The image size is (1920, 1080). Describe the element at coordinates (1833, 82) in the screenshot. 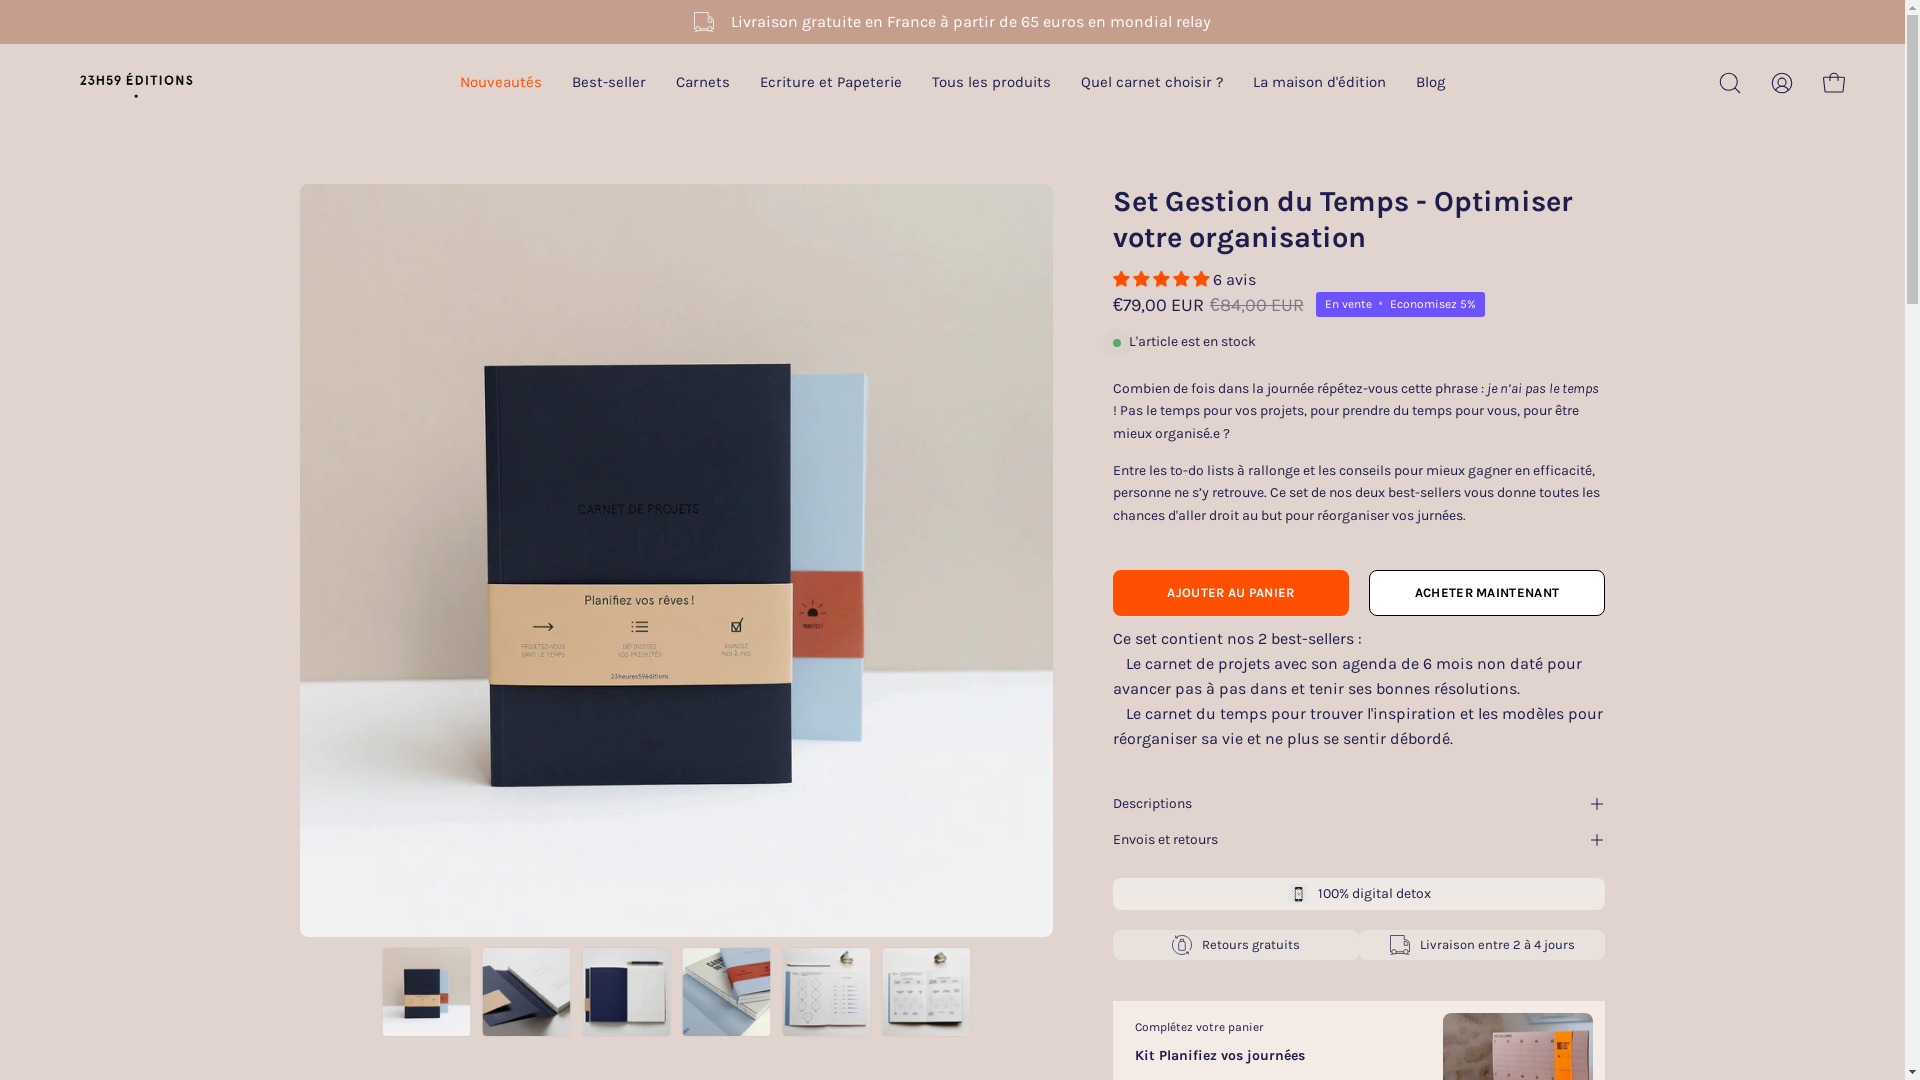

I see `'Ouvrir le panier'` at that location.